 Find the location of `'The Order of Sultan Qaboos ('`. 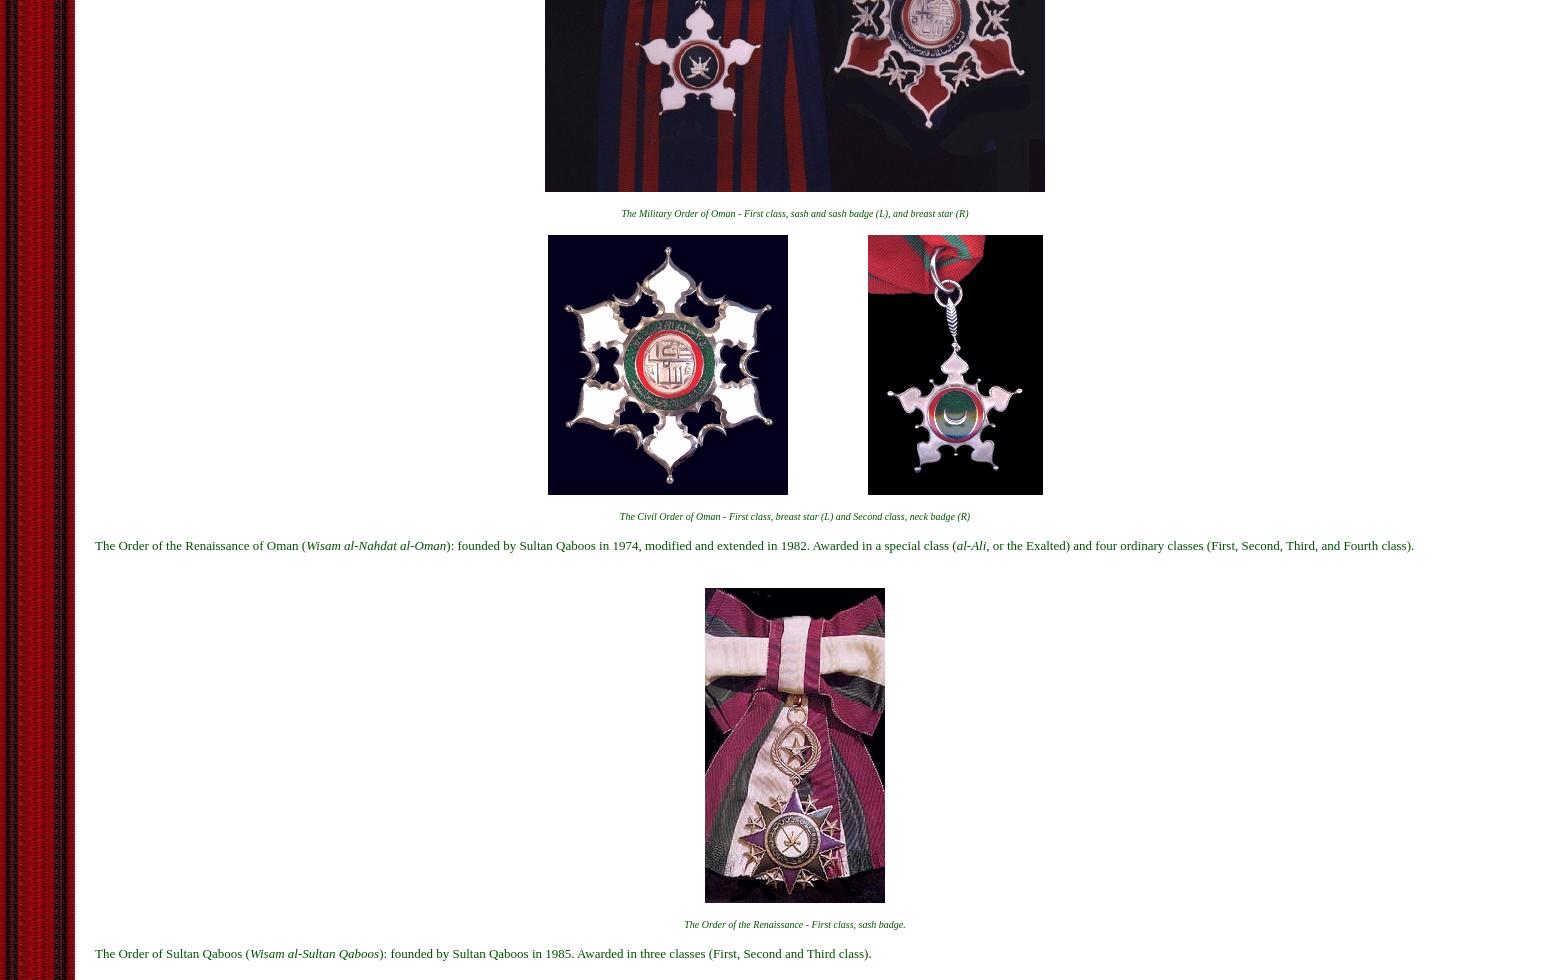

'The Order of Sultan Qaboos (' is located at coordinates (171, 953).